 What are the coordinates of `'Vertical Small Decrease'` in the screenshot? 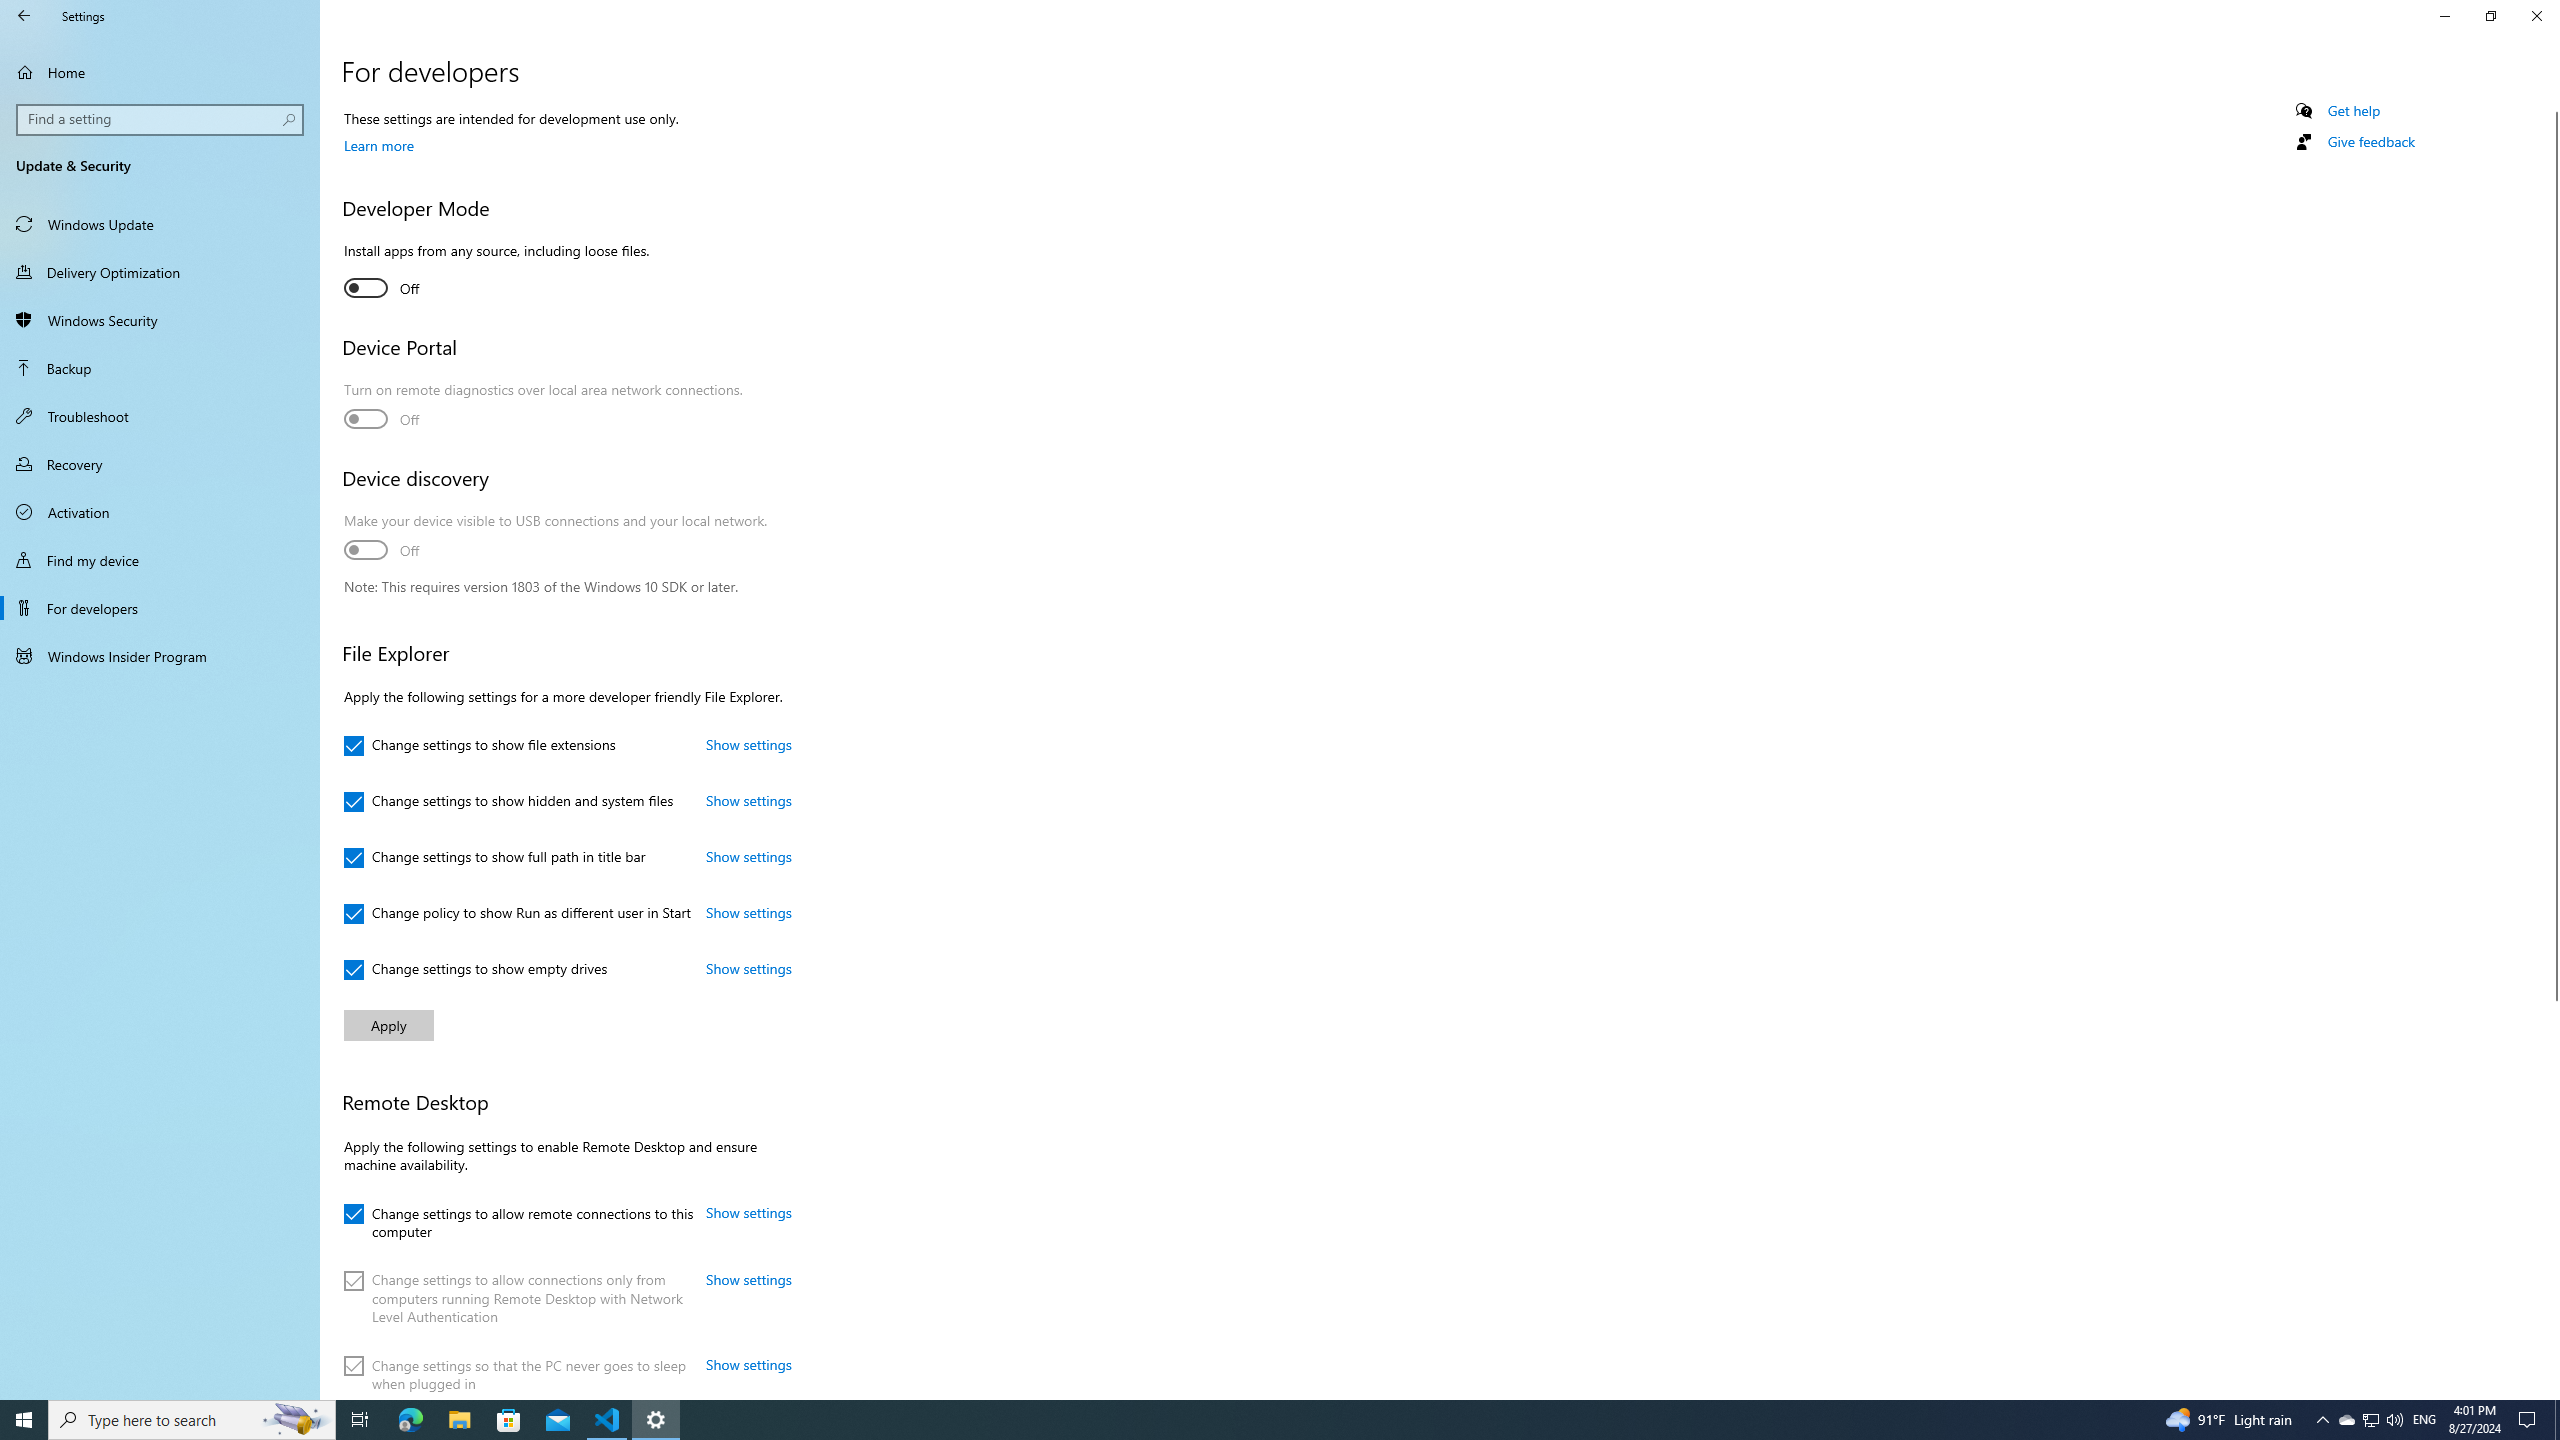 It's located at (2551, 103).